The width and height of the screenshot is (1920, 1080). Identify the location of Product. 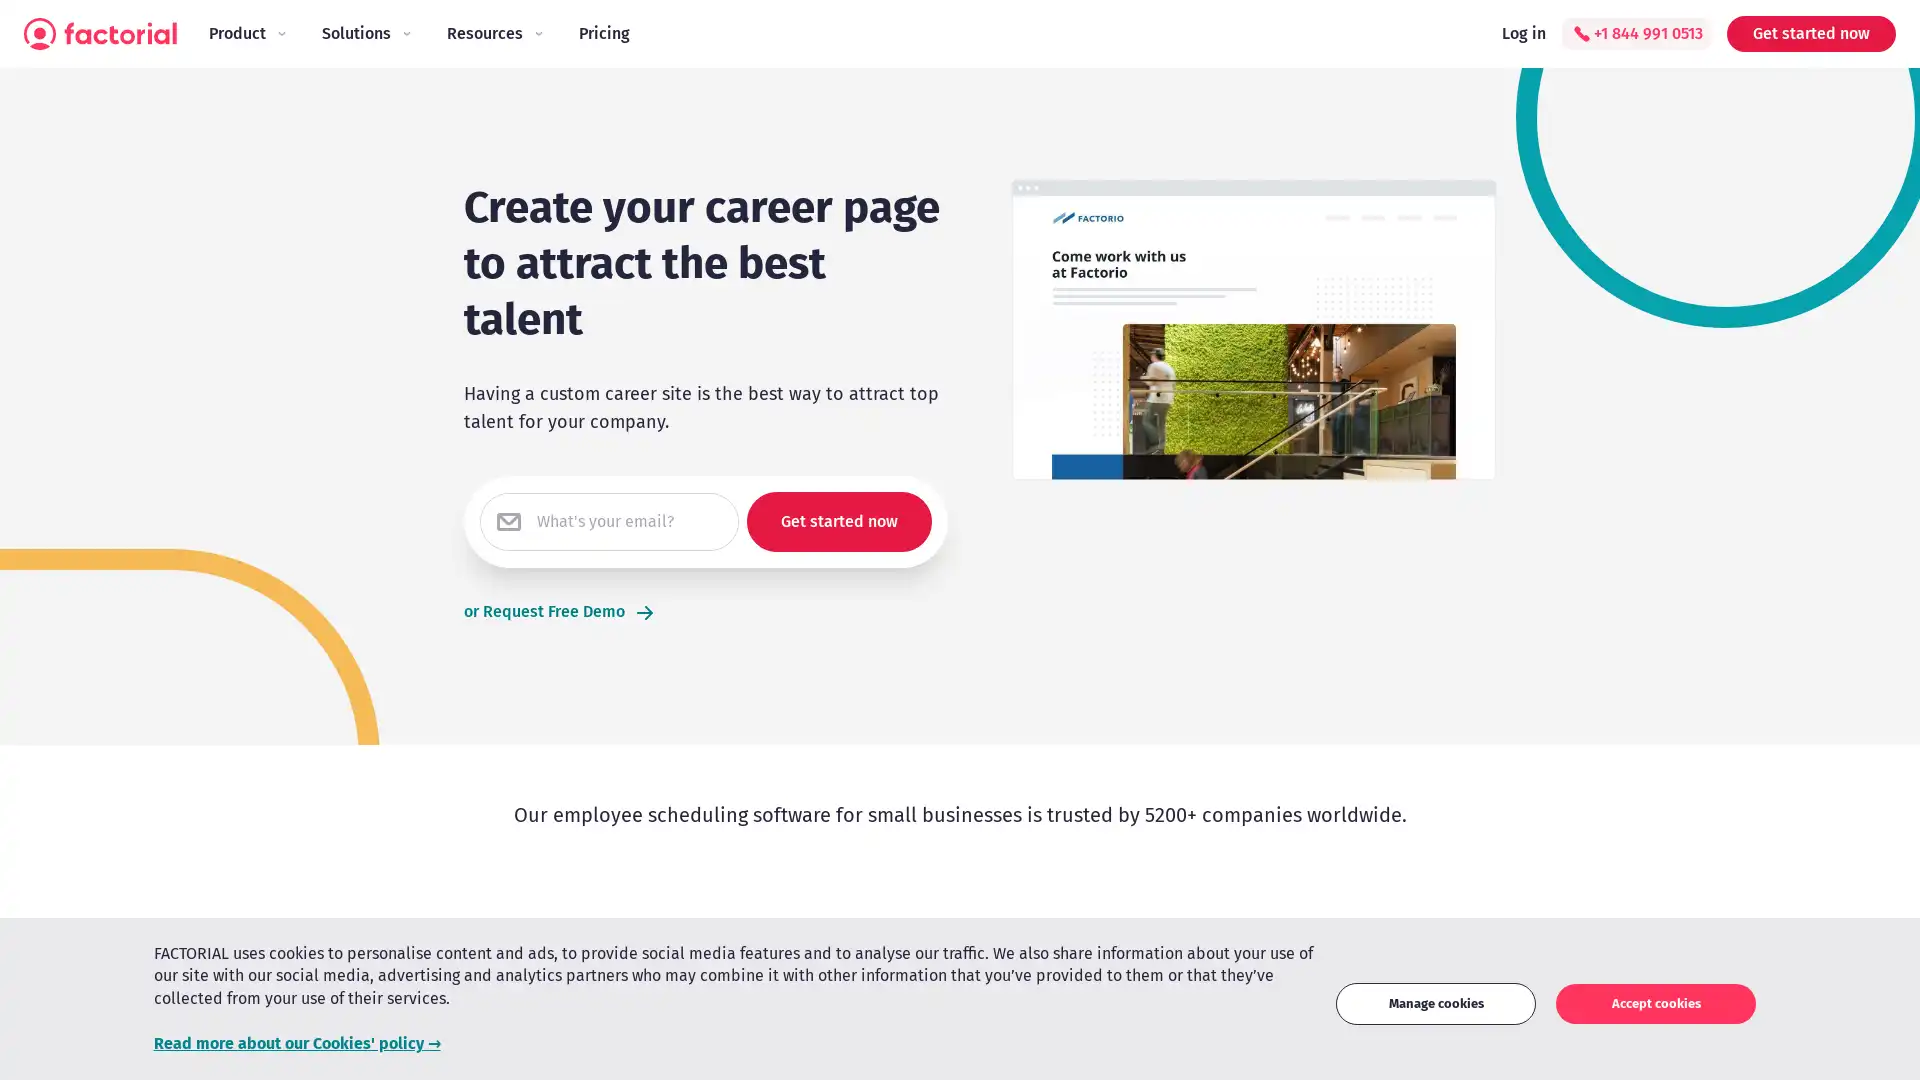
(248, 34).